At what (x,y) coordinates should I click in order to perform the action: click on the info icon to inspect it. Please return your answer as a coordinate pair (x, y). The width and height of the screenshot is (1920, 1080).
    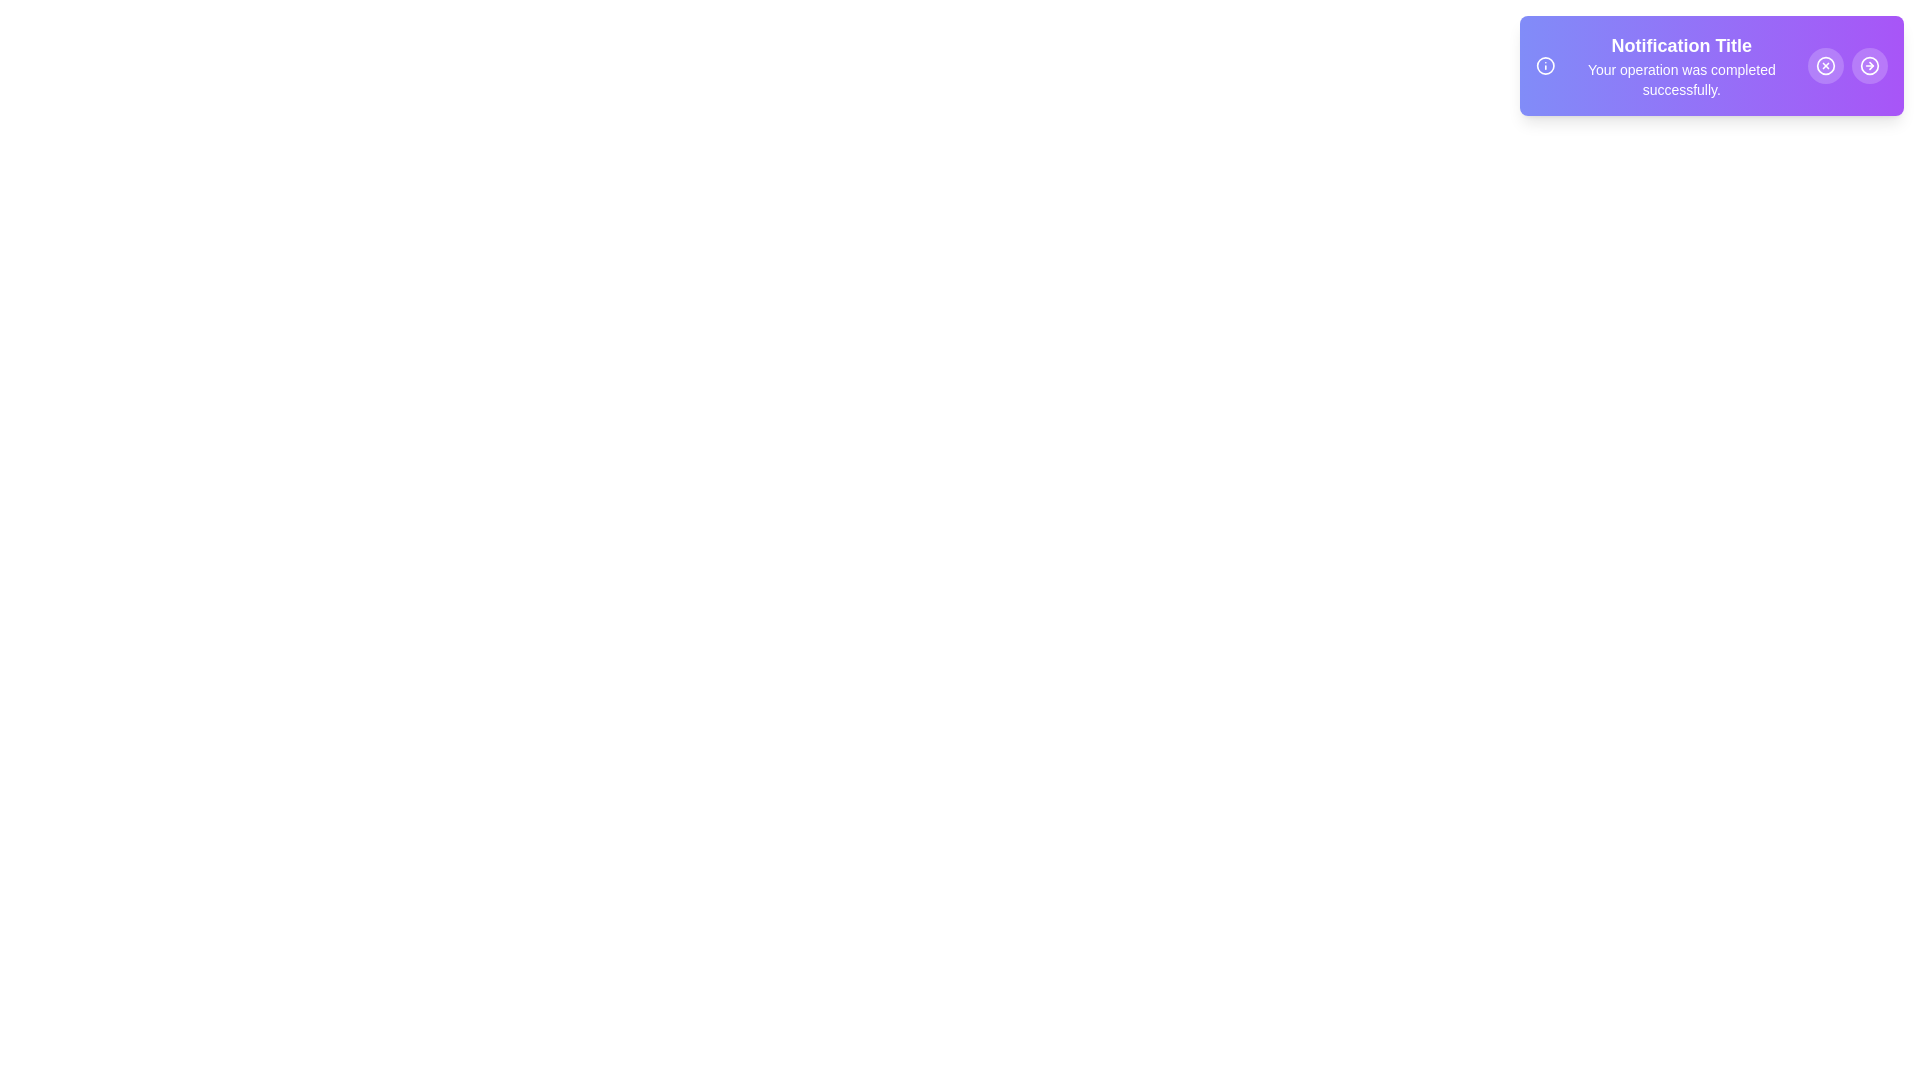
    Looking at the image, I should click on (1544, 64).